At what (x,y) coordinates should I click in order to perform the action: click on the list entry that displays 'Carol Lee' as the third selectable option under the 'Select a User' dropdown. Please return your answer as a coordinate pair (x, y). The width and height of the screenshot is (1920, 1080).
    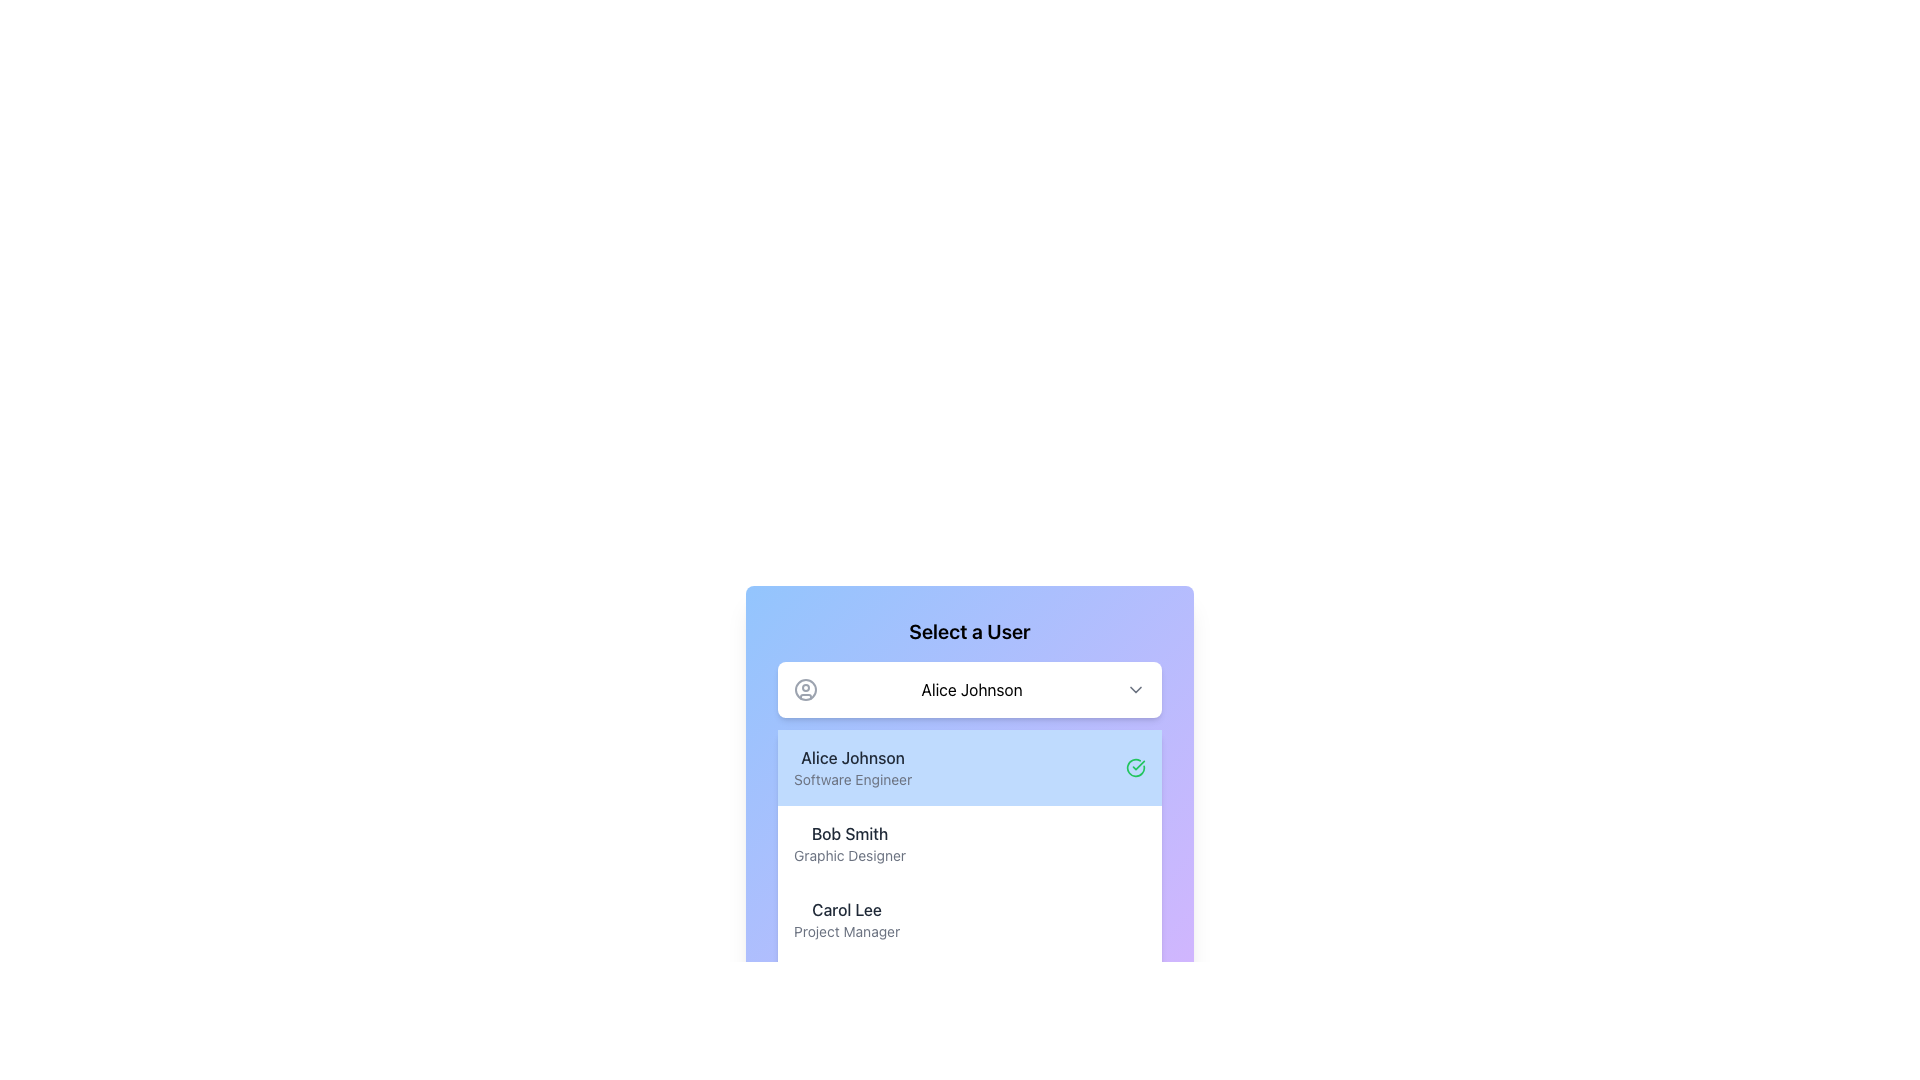
    Looking at the image, I should click on (969, 920).